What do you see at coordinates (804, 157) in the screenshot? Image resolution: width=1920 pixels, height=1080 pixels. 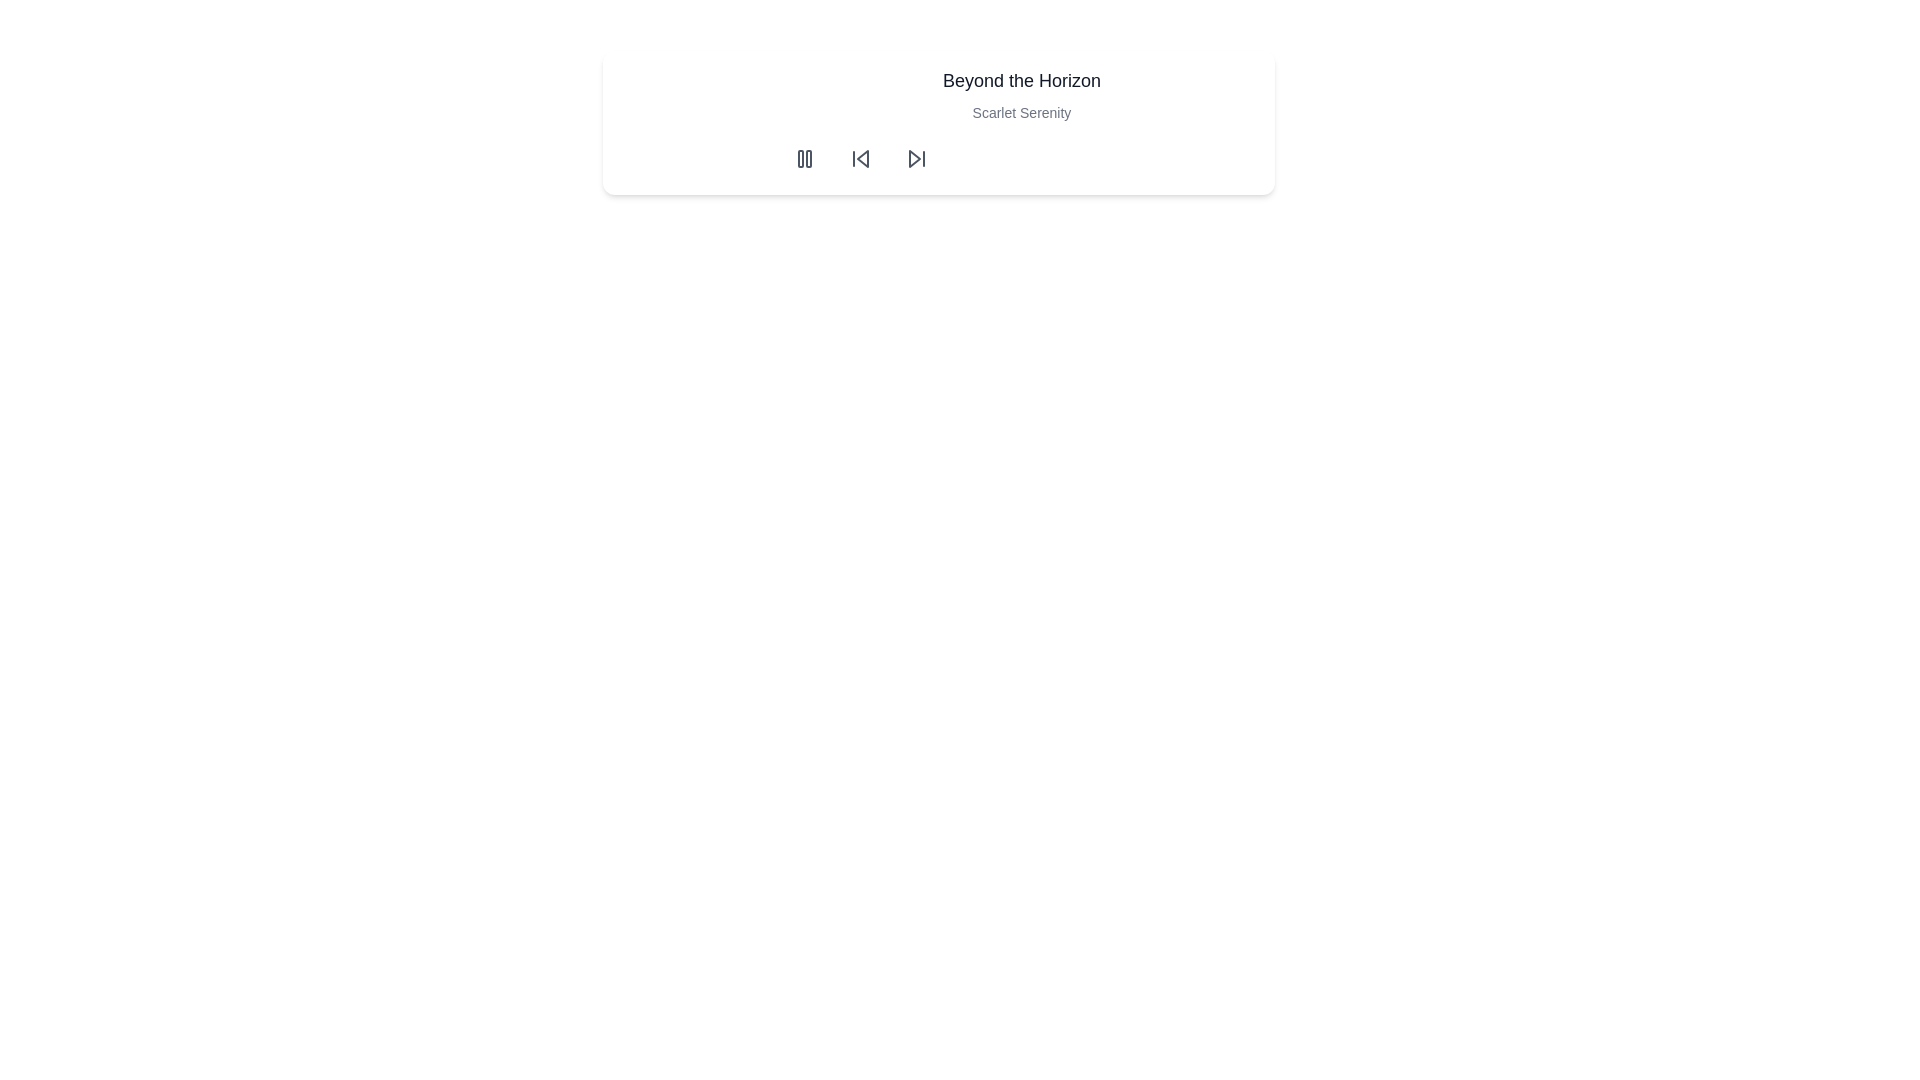 I see `the first circular button with a gray hover effect and a pause icon, located in a group of three buttons` at bounding box center [804, 157].